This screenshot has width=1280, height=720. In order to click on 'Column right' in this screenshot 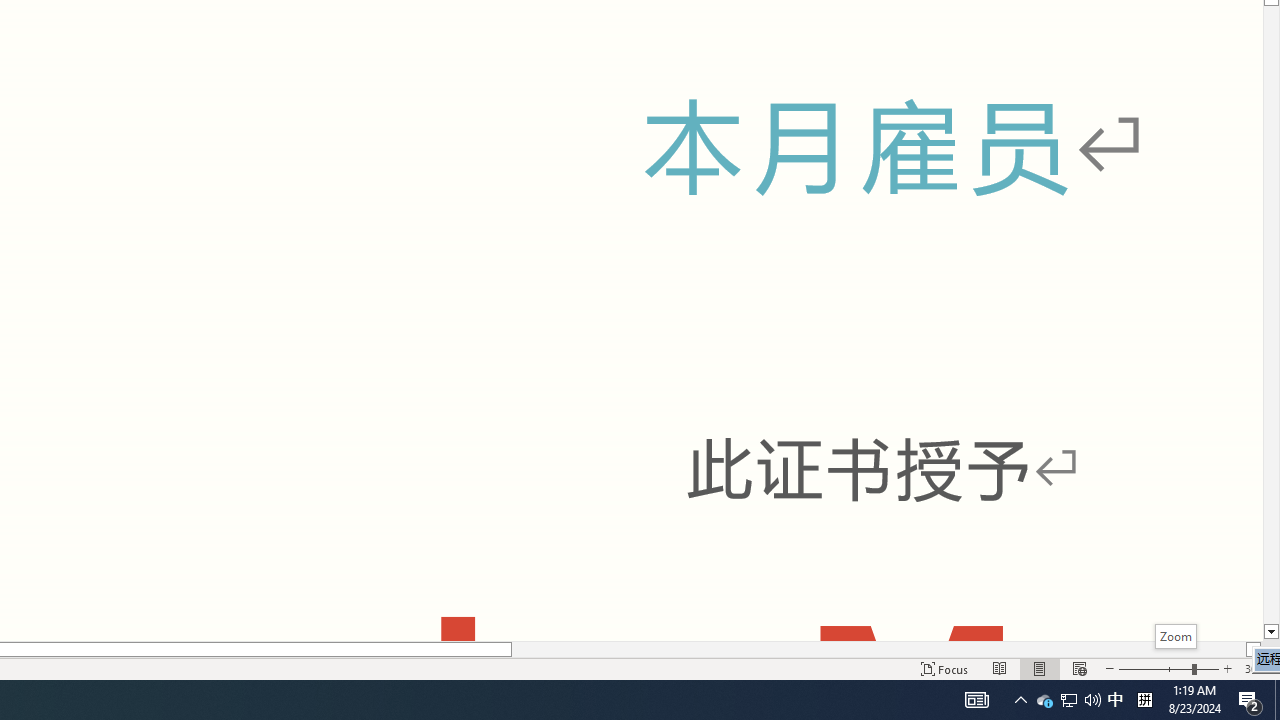, I will do `click(1253, 649)`.